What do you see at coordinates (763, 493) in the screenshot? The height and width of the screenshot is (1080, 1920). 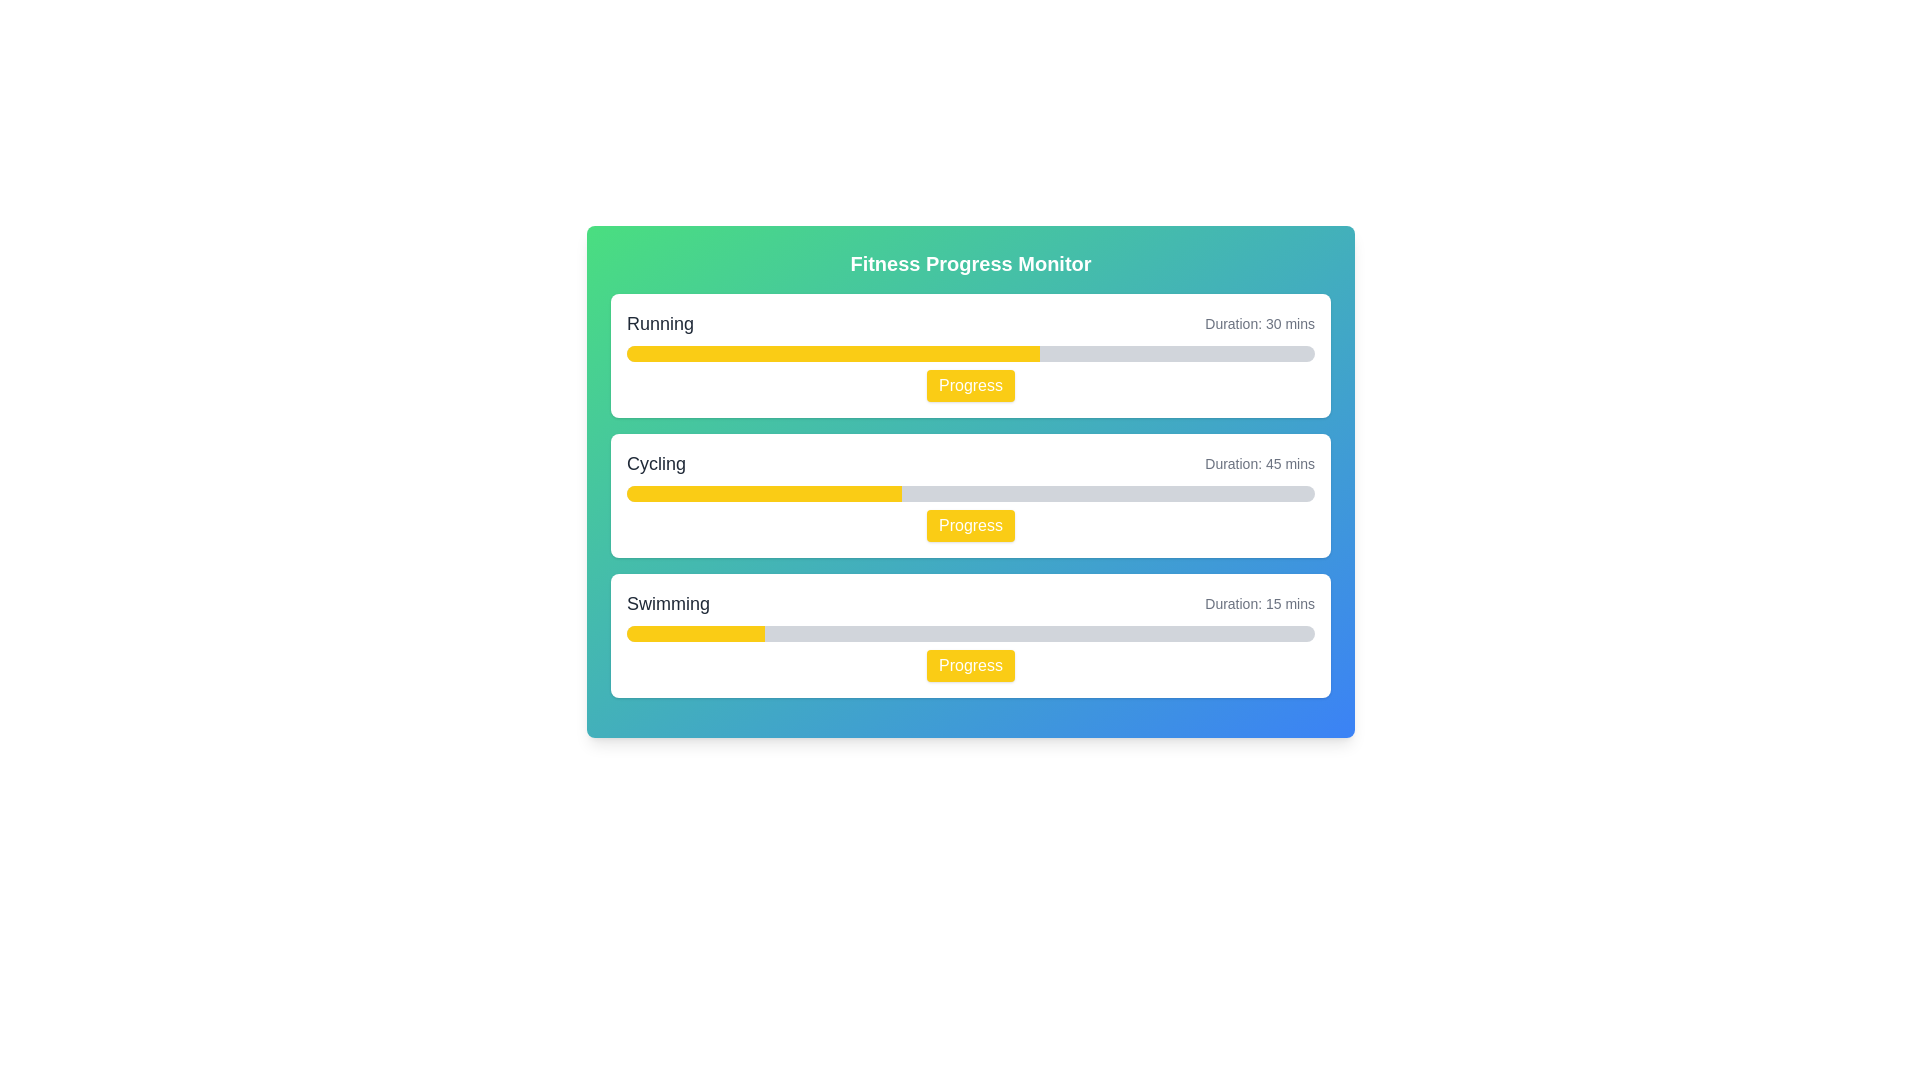 I see `the Progress Bar Segment indicating 40% completion for the 'Cycling' activity` at bounding box center [763, 493].